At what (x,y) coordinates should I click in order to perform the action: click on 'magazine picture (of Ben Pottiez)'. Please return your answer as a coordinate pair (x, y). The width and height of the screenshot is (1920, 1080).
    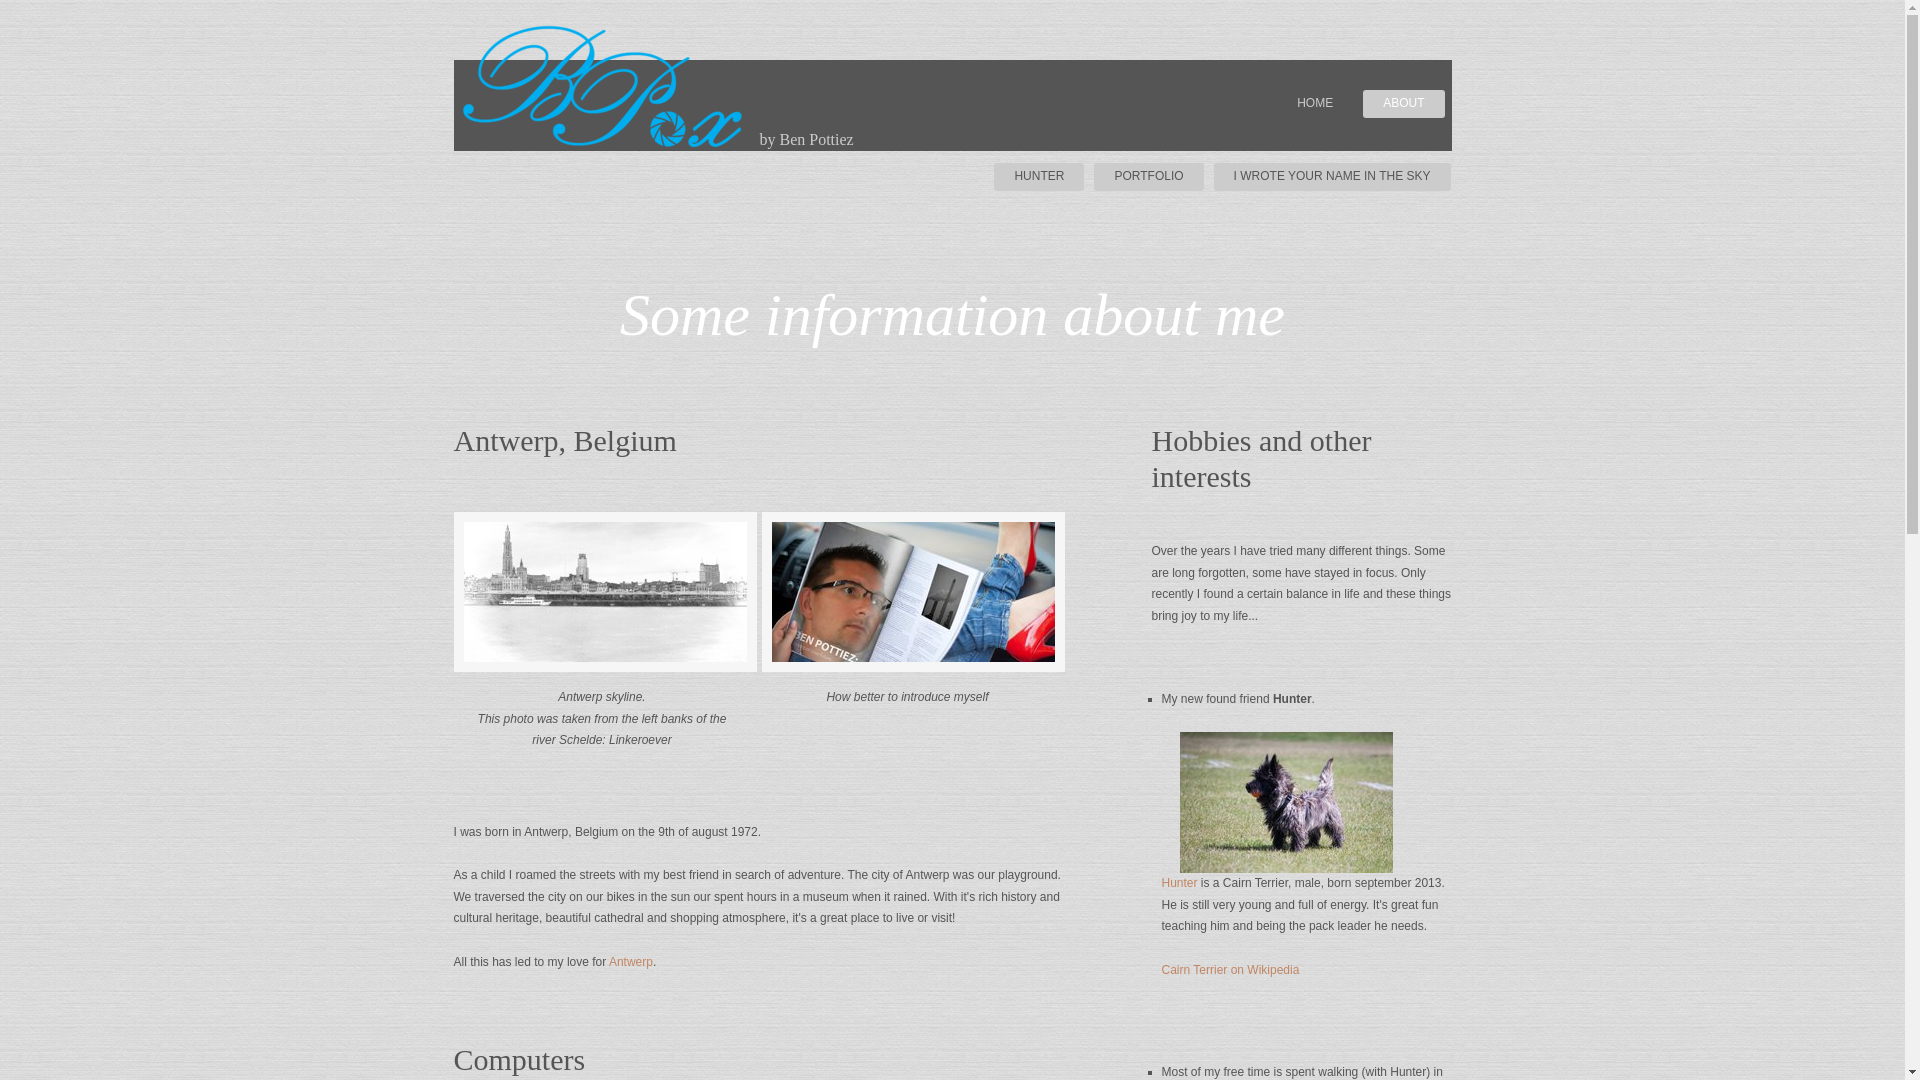
    Looking at the image, I should click on (912, 590).